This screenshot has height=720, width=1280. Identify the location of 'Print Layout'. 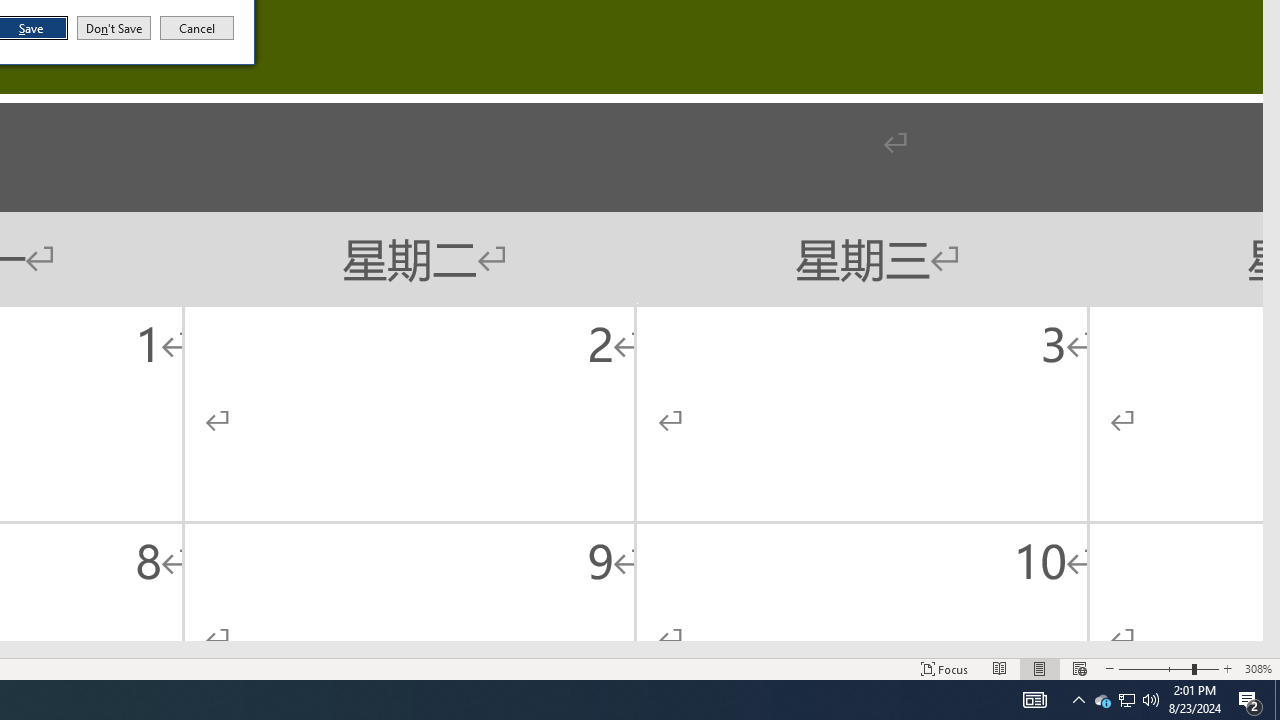
(1040, 669).